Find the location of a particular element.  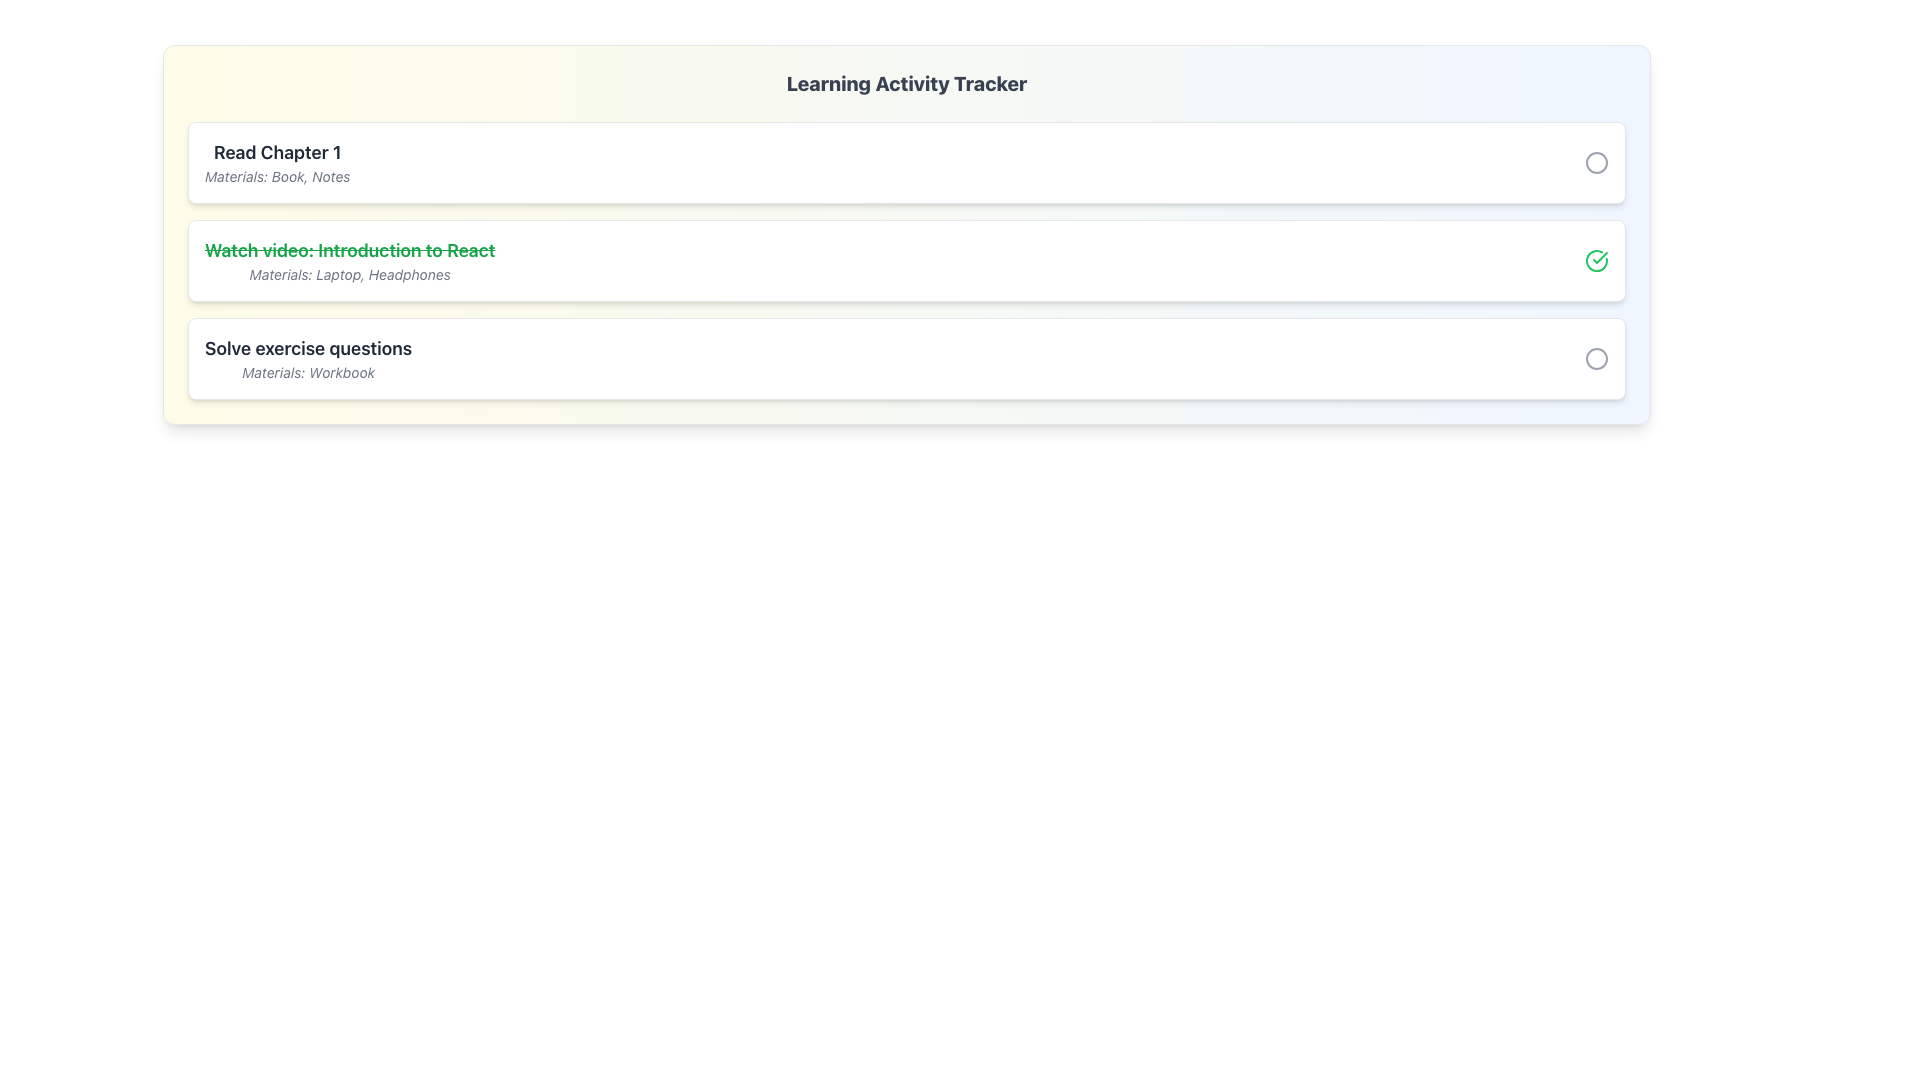

the green tick icon that represents a confirmation status, located at the right end of the second list item's row is located at coordinates (1600, 257).